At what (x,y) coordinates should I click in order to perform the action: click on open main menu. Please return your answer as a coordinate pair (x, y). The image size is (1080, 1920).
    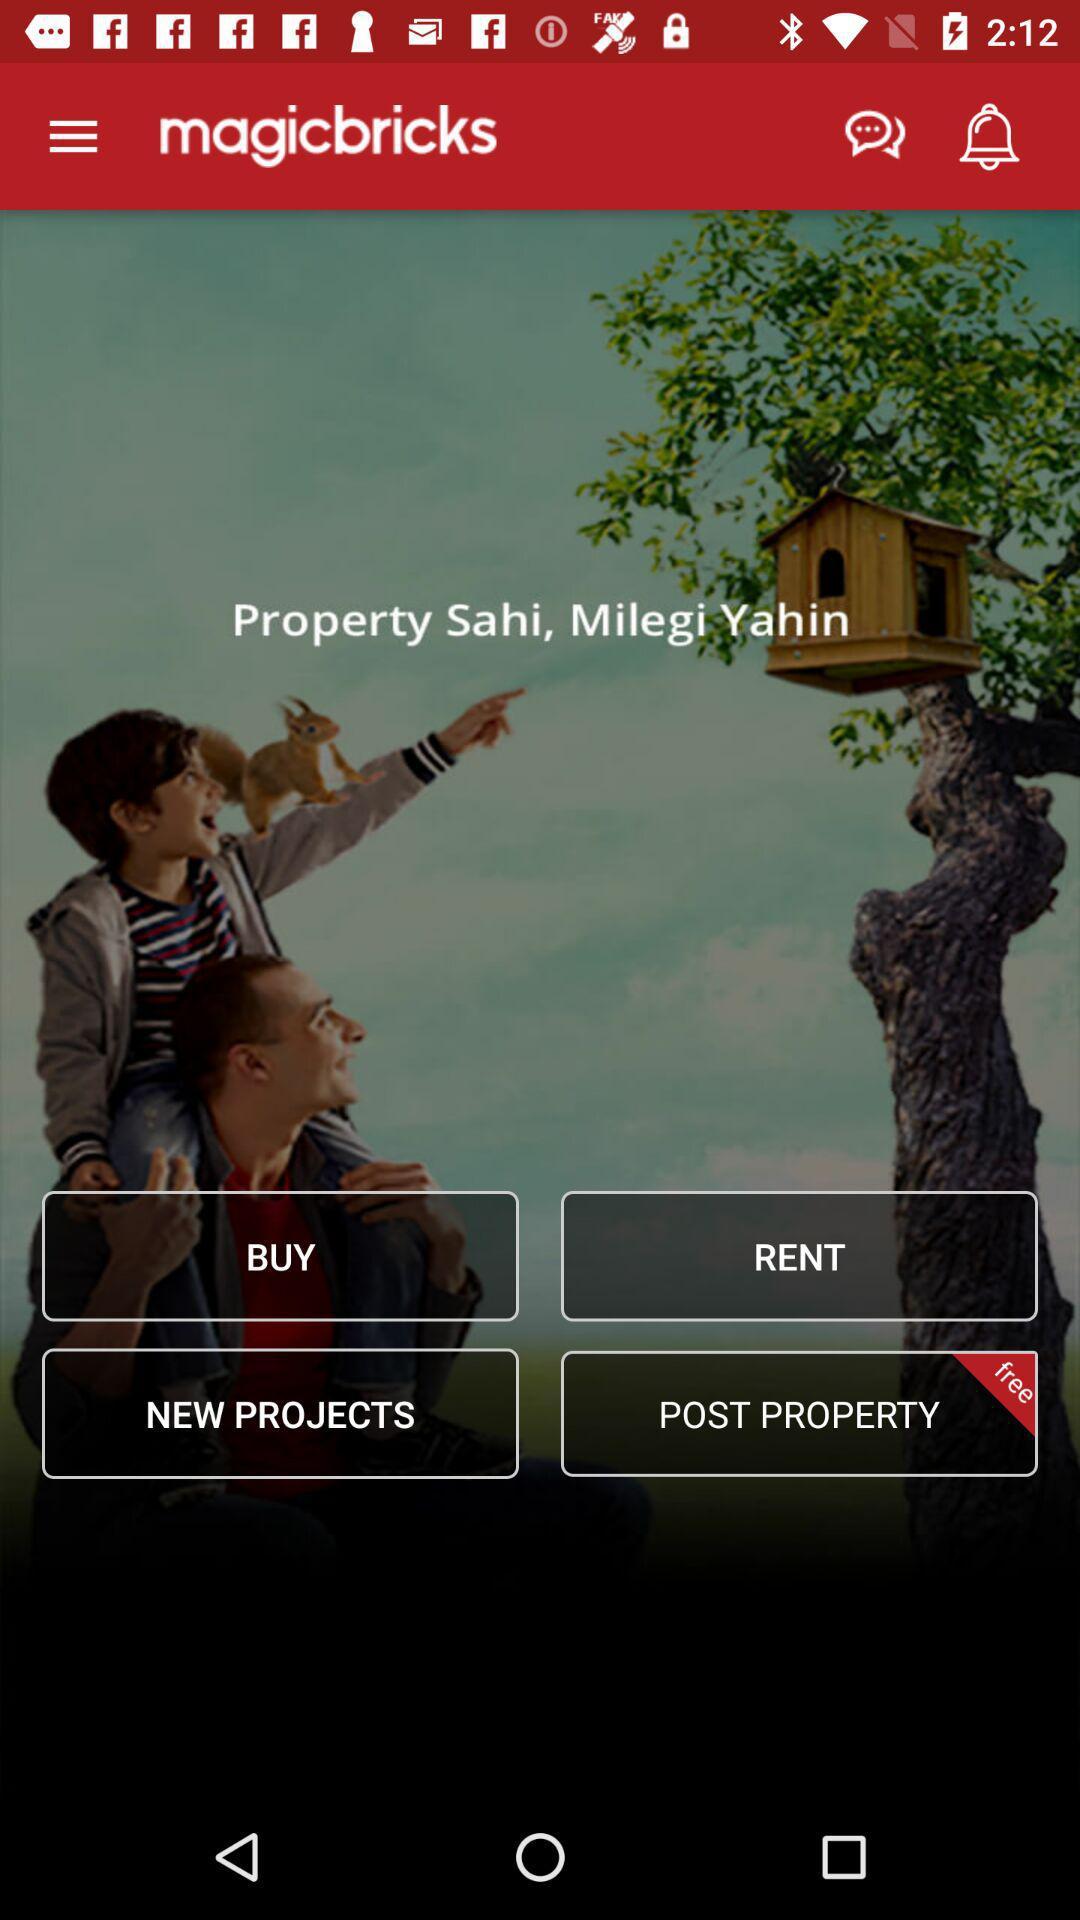
    Looking at the image, I should click on (72, 135).